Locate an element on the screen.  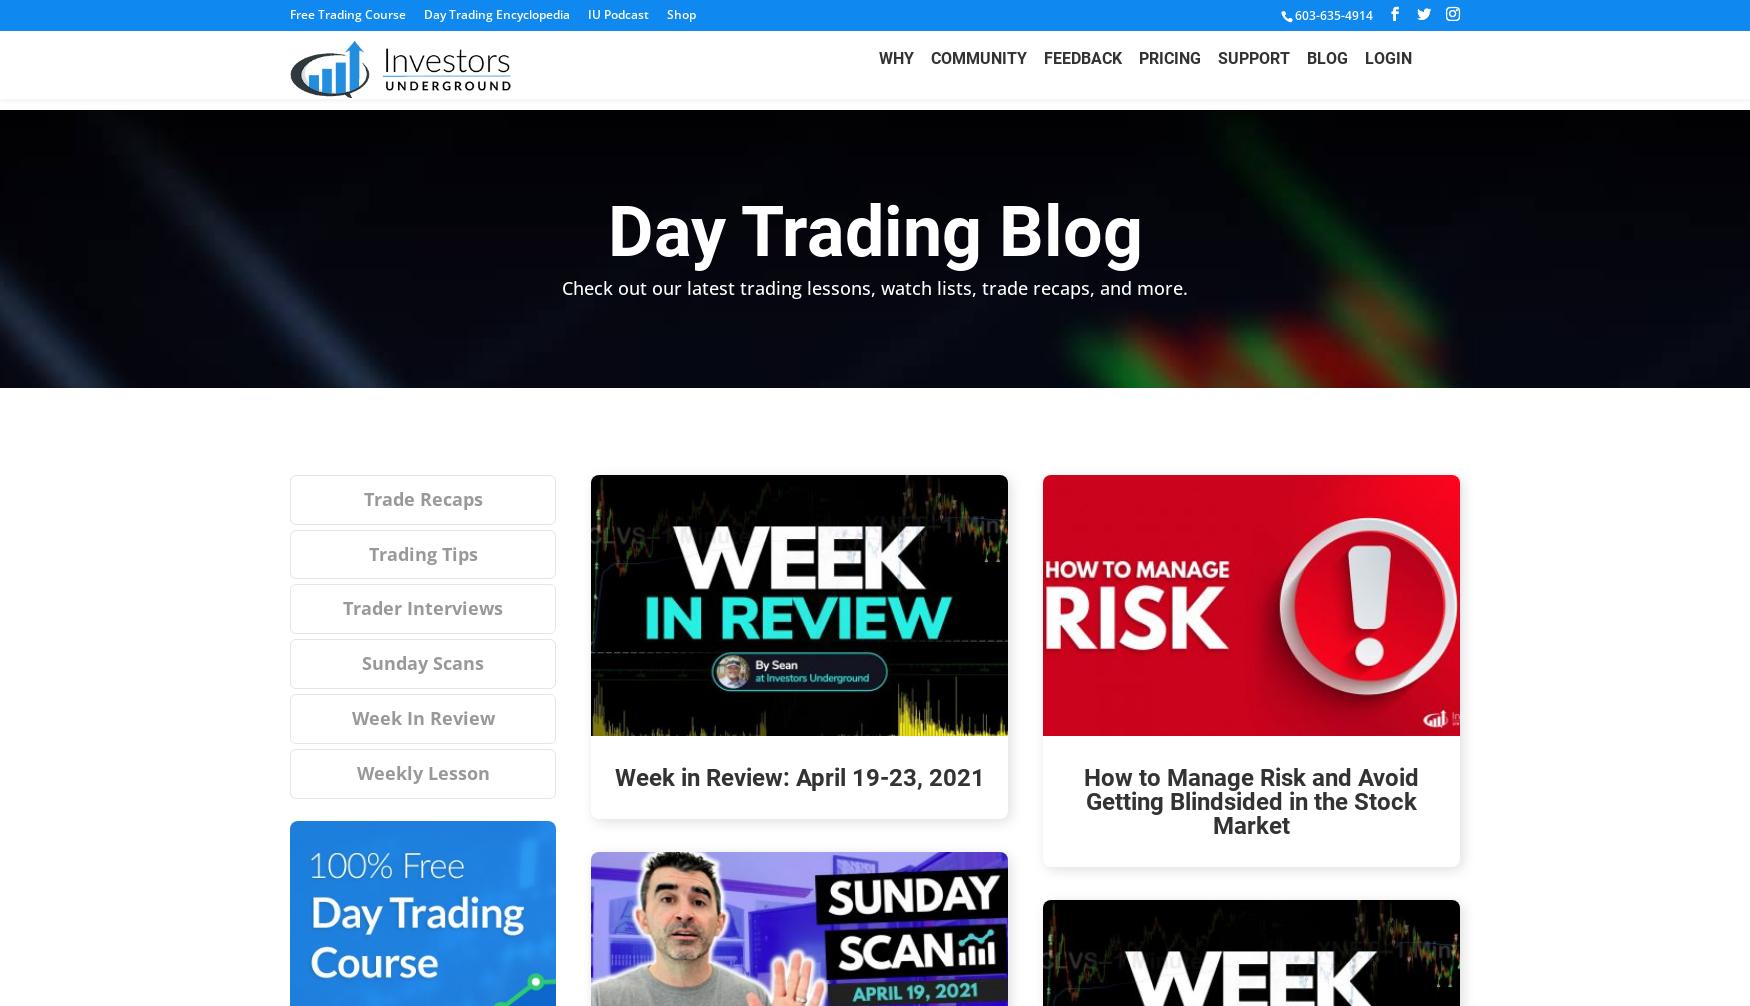
'COMMUNITY' is located at coordinates (978, 70).